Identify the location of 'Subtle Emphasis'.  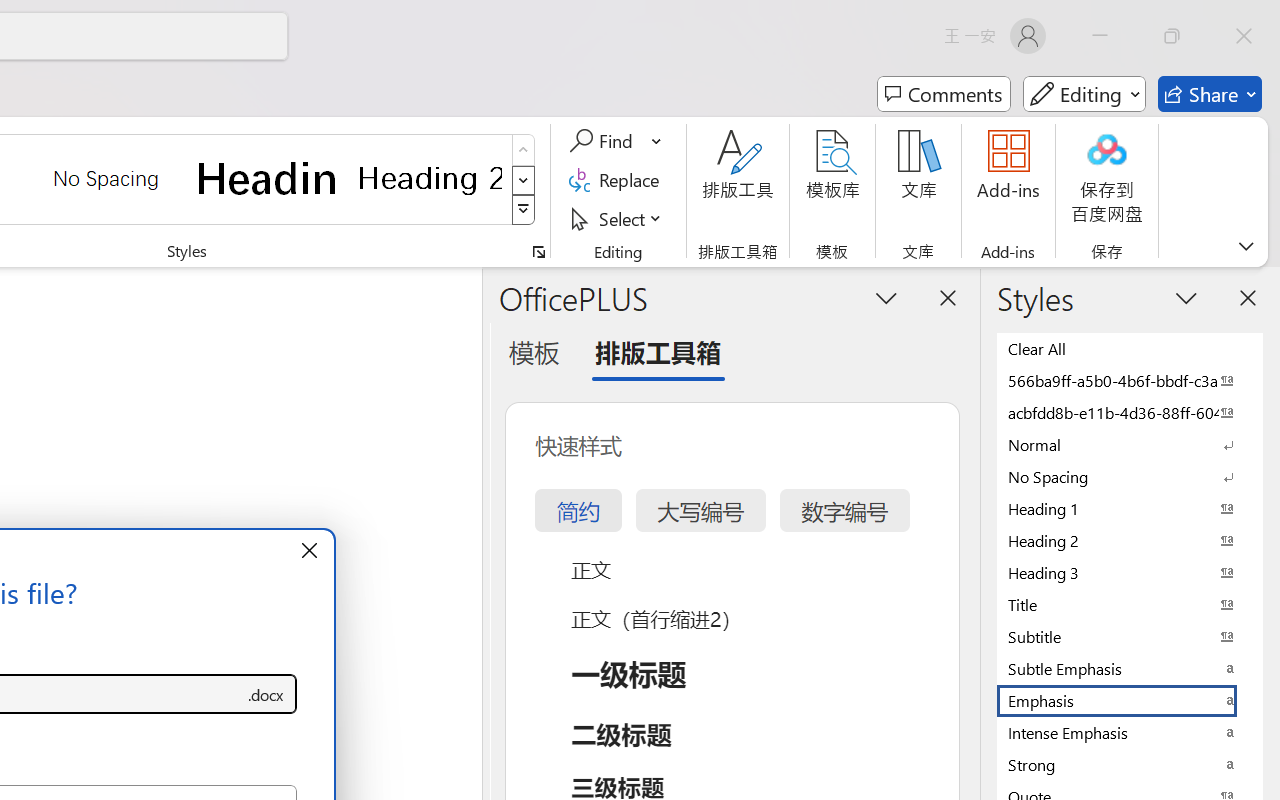
(1130, 668).